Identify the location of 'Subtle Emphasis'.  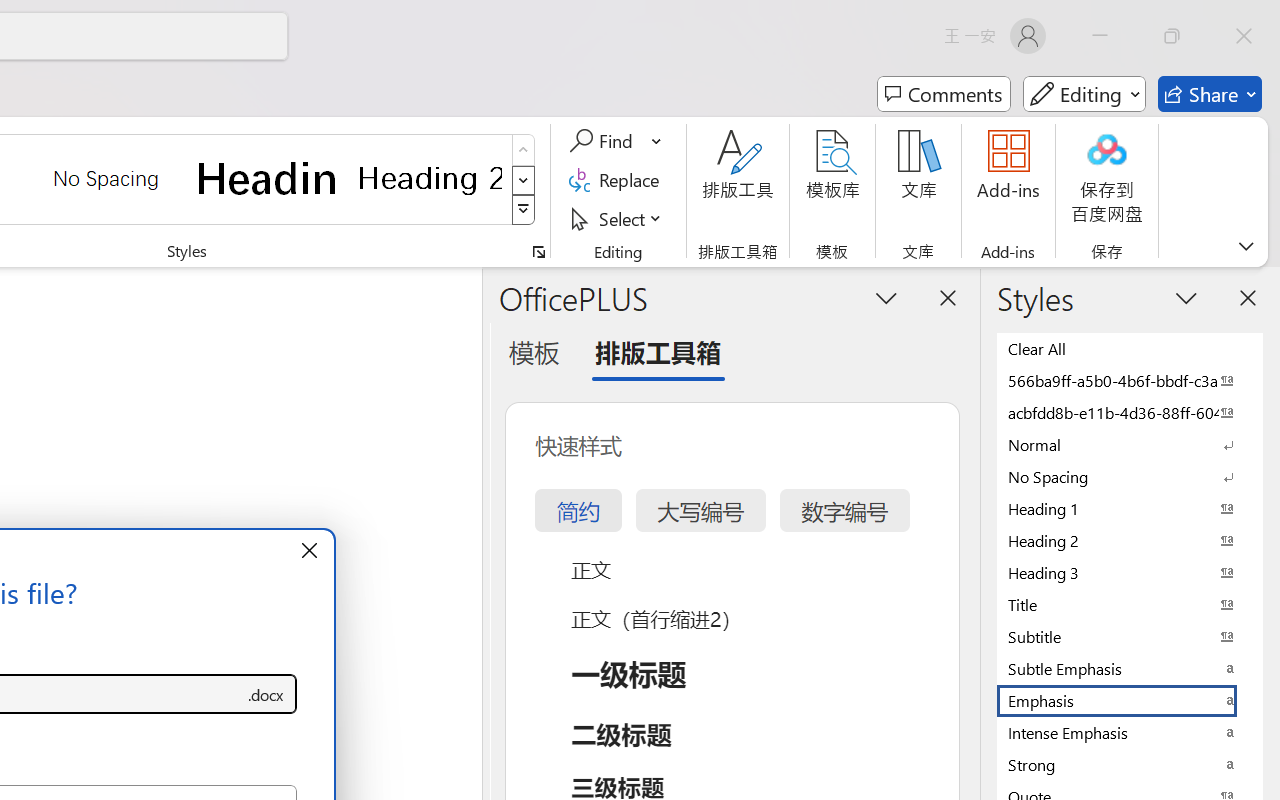
(1130, 668).